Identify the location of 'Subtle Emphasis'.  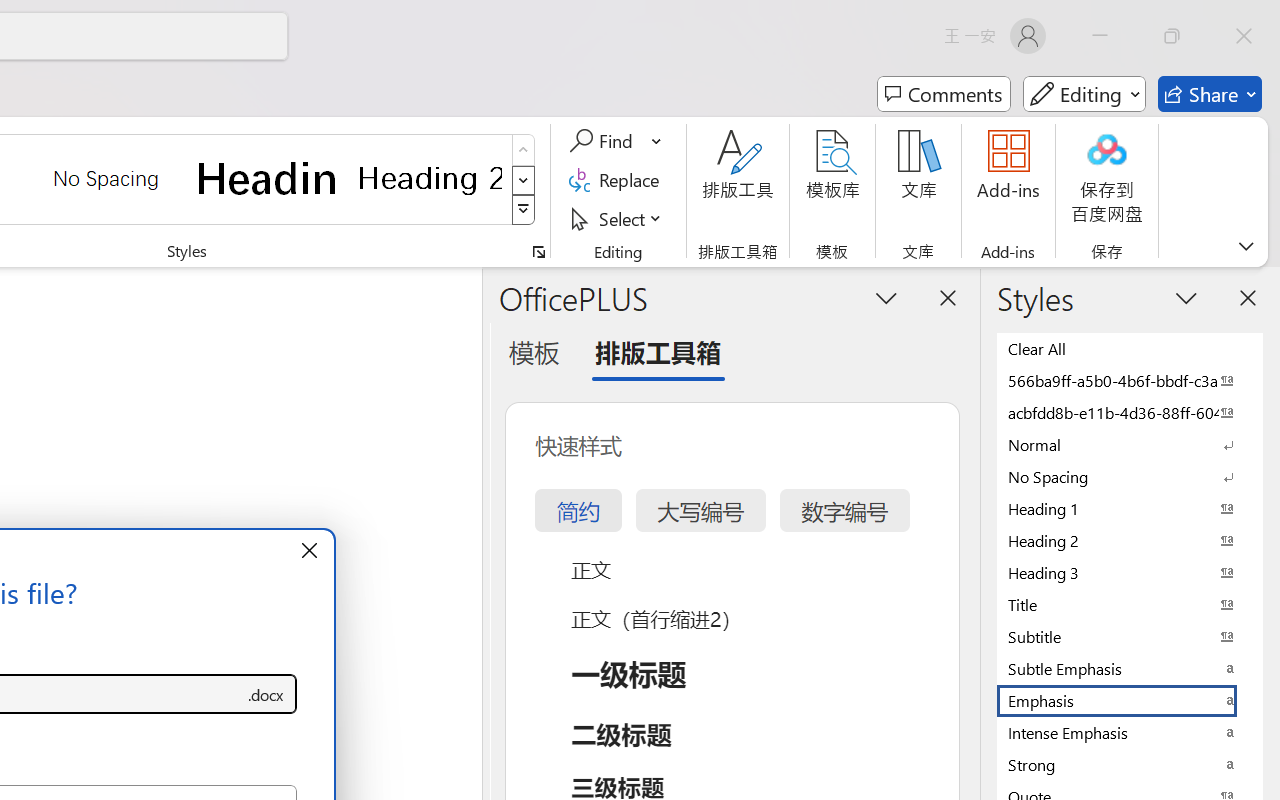
(1130, 668).